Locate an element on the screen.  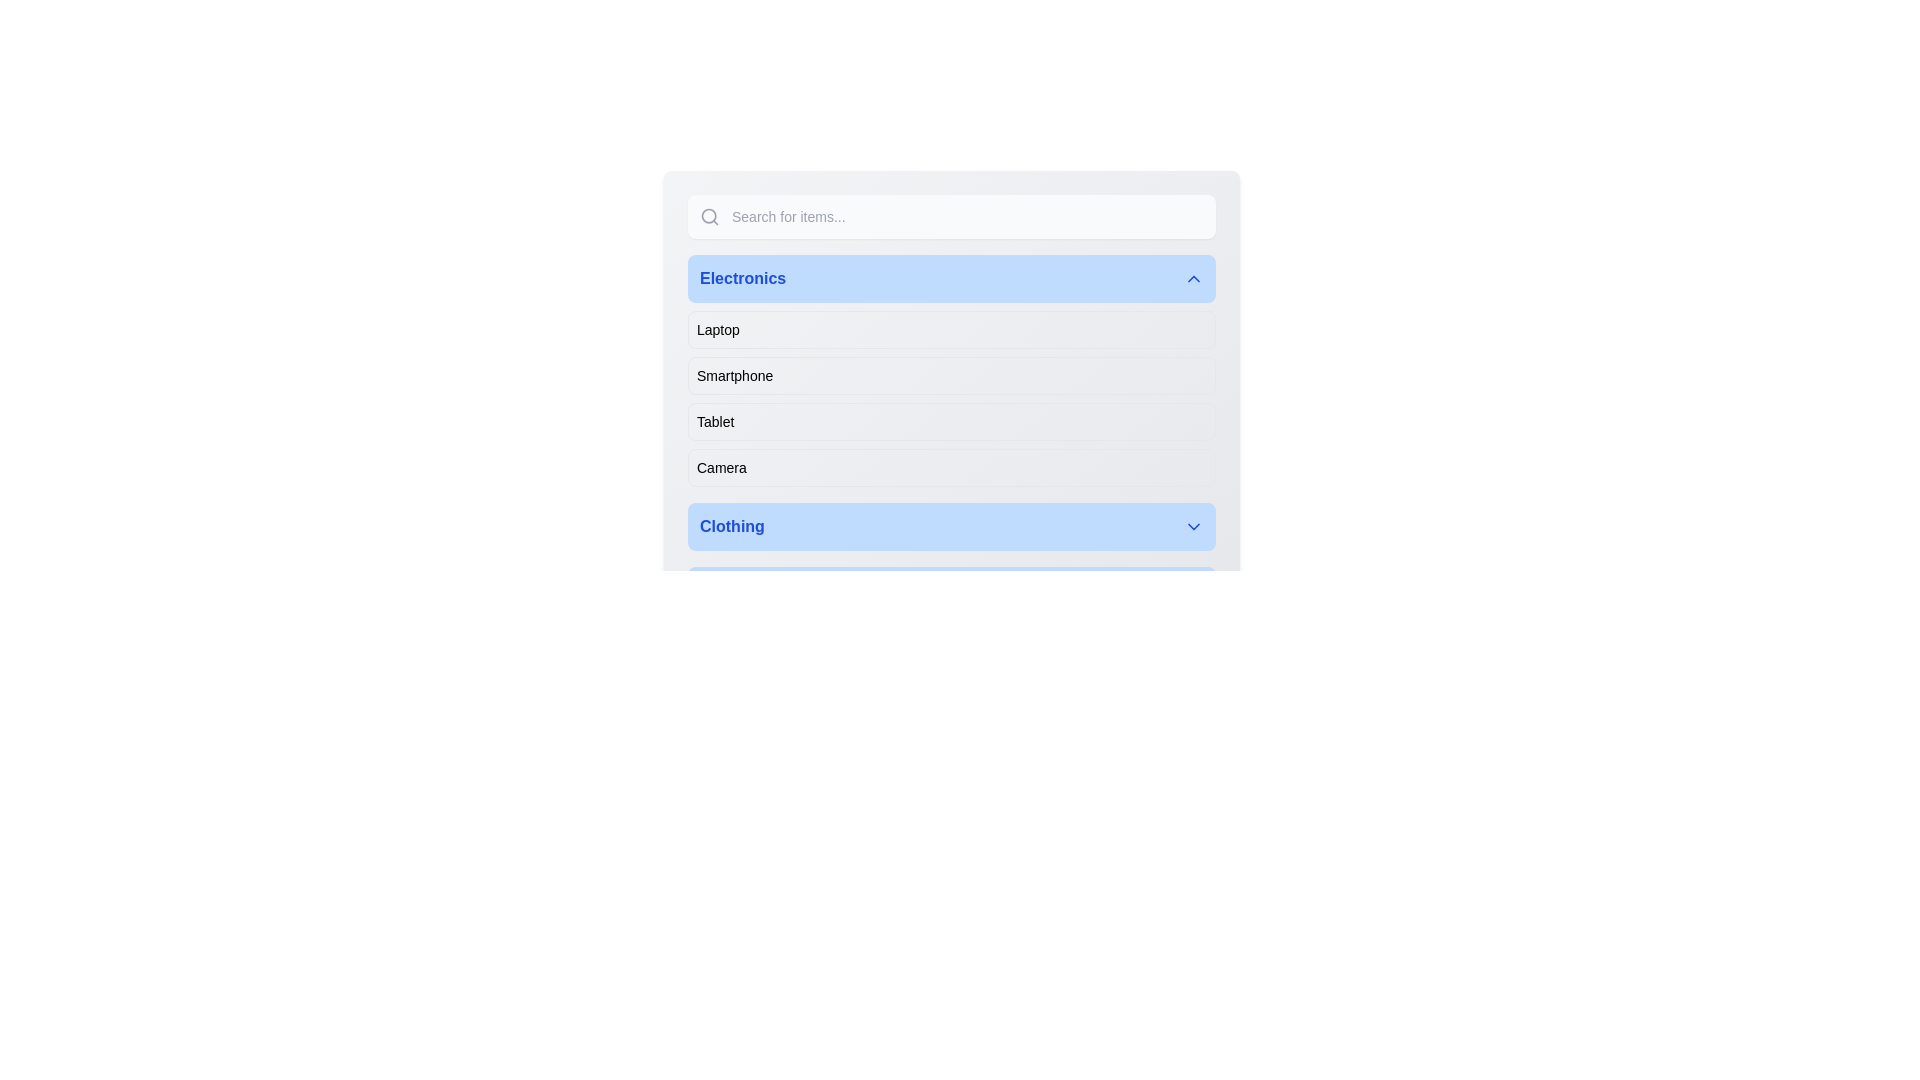
the 'Clothing' text label is located at coordinates (731, 526).